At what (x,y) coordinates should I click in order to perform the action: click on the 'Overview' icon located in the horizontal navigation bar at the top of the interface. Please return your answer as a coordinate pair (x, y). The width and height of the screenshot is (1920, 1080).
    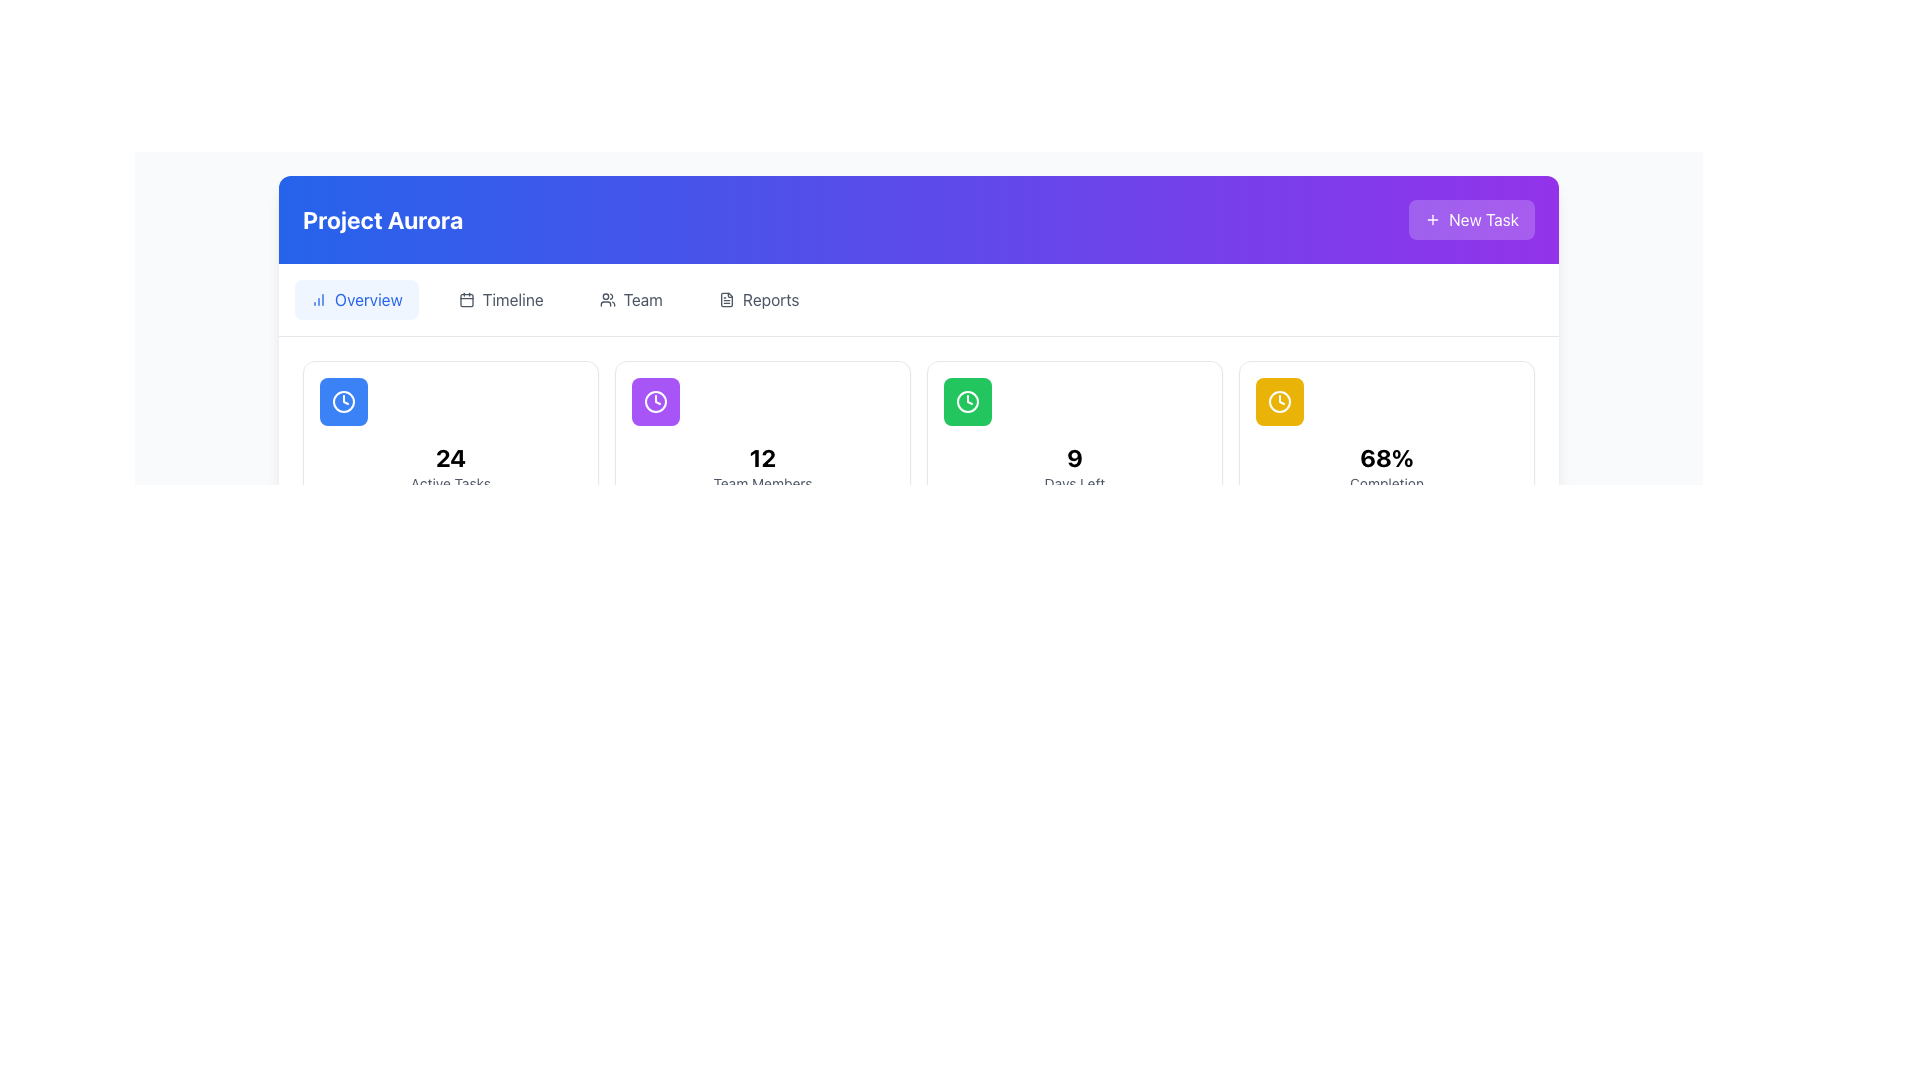
    Looking at the image, I should click on (317, 300).